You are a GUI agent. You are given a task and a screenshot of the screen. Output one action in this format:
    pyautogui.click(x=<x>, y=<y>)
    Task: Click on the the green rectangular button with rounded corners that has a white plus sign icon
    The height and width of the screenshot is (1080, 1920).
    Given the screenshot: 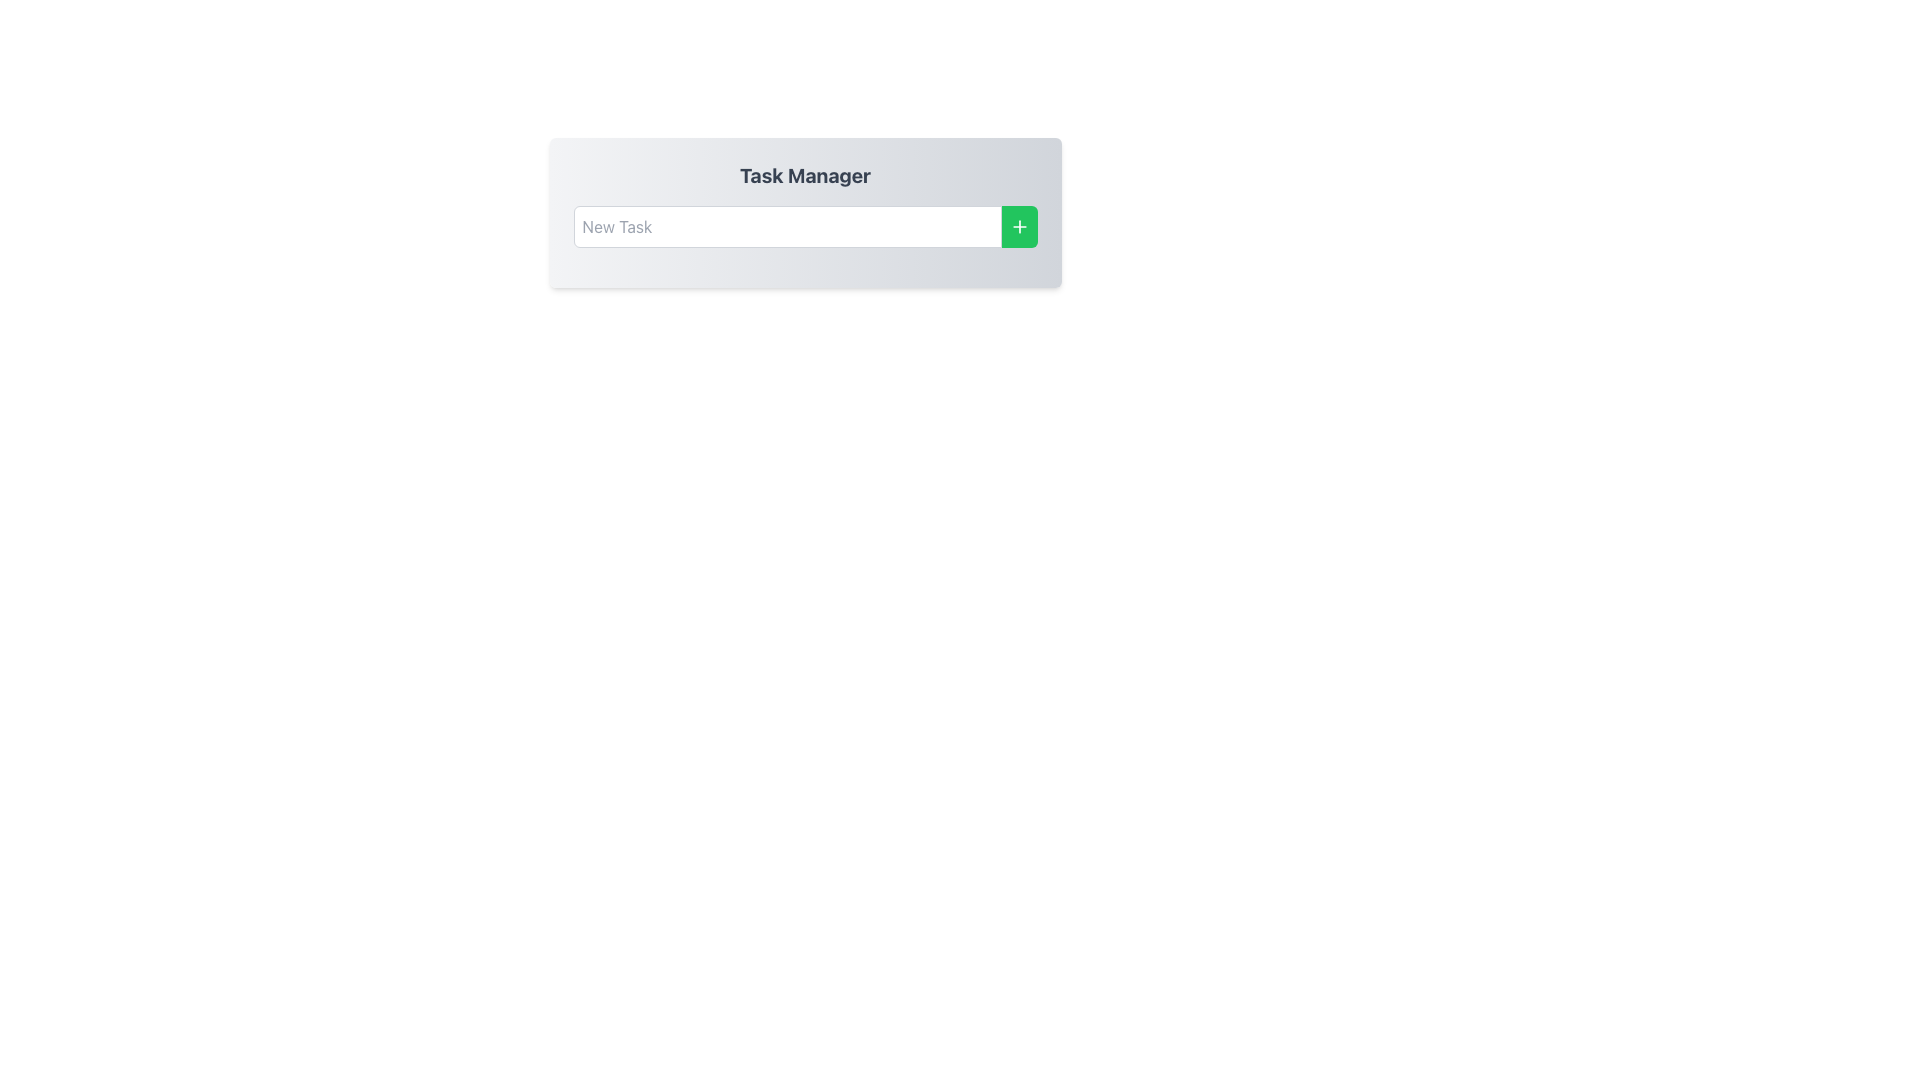 What is the action you would take?
    pyautogui.click(x=1019, y=226)
    